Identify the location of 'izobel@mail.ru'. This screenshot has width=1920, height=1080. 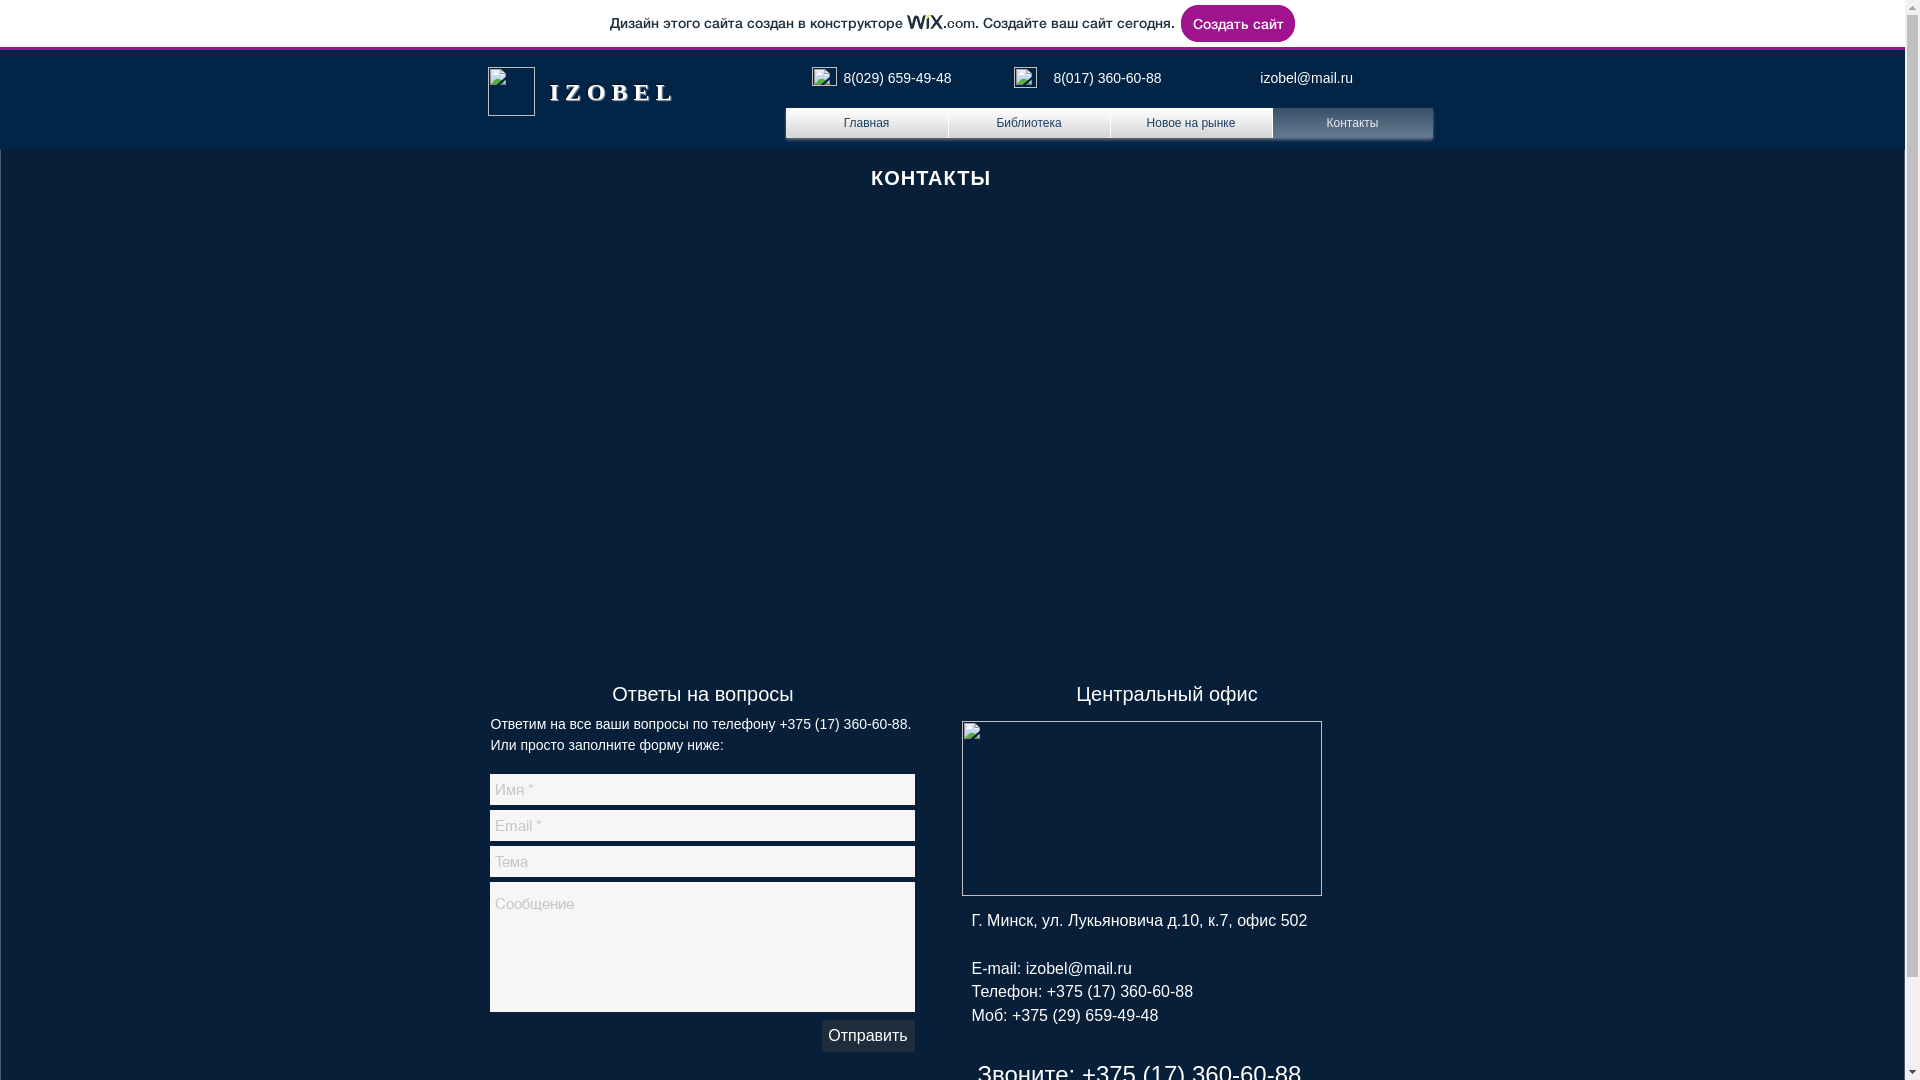
(1306, 76).